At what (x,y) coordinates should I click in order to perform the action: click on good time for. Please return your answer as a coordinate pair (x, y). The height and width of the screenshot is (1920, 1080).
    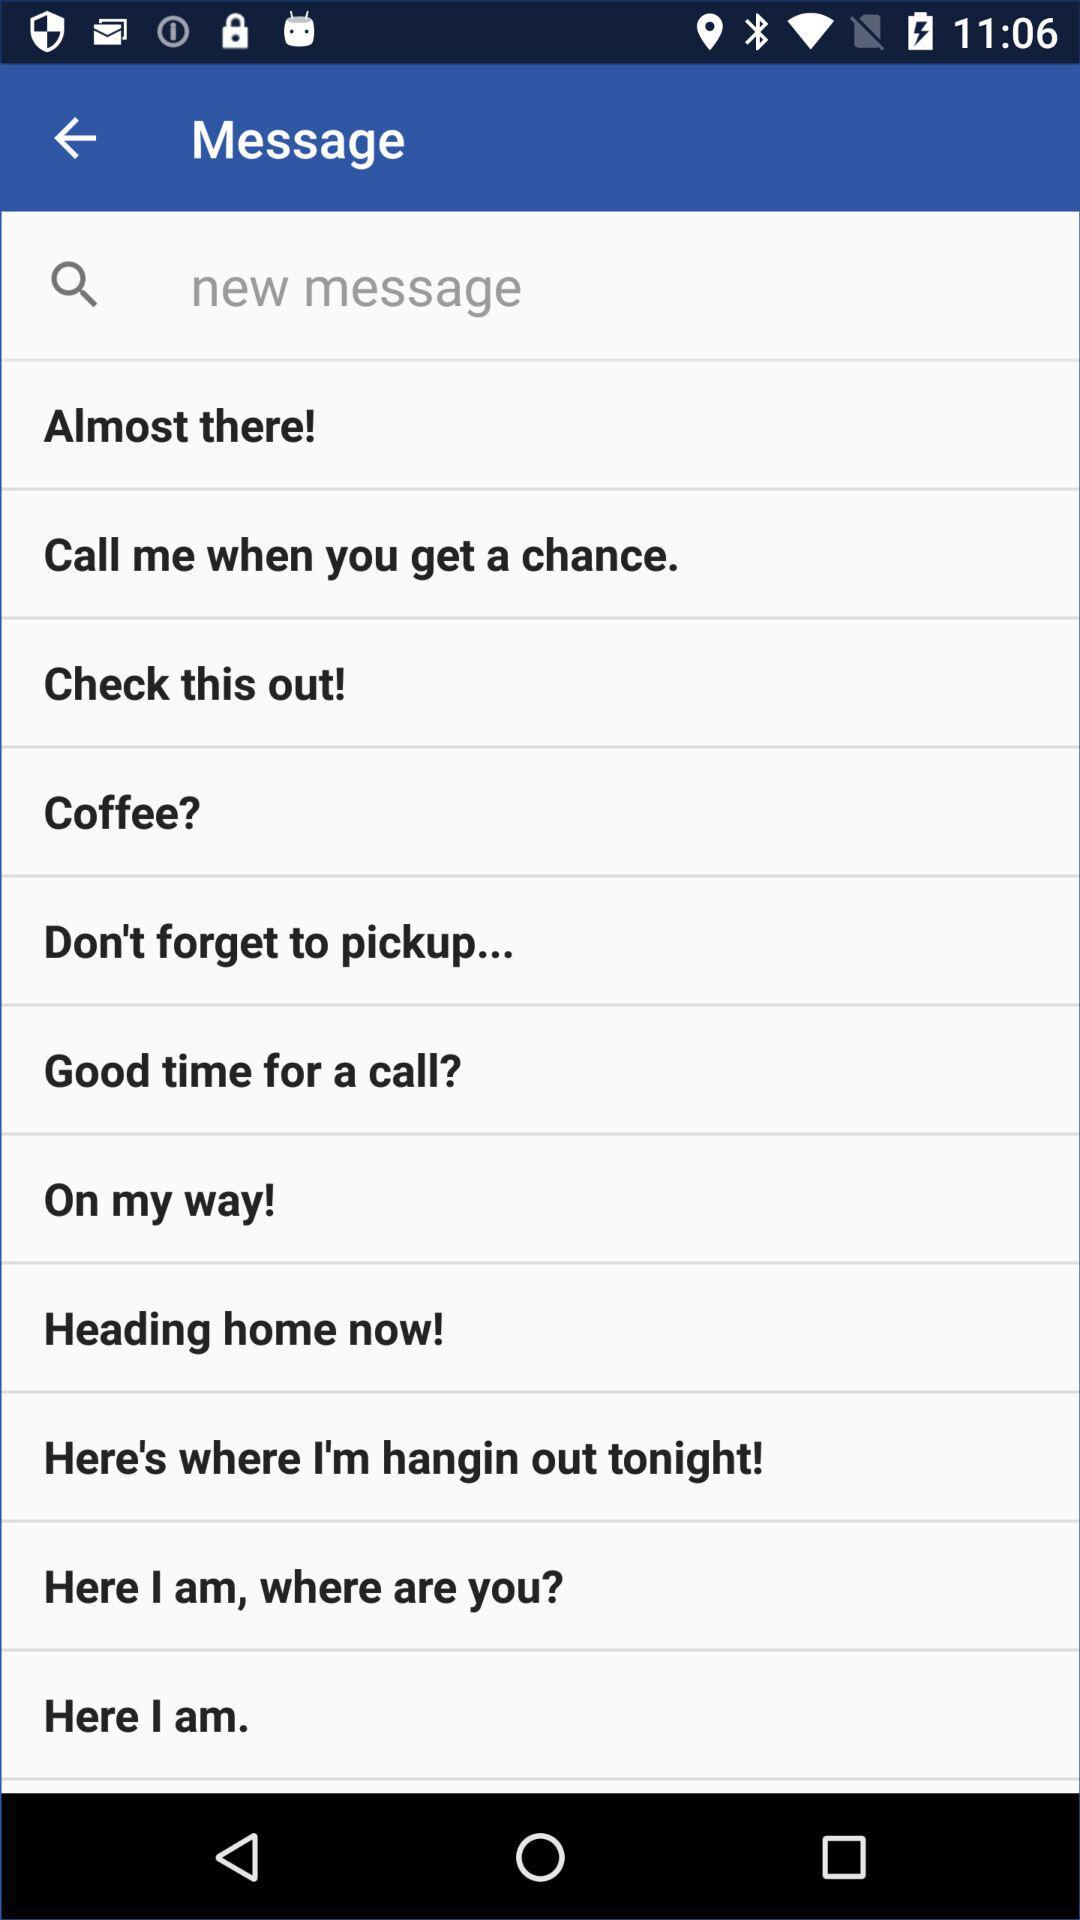
    Looking at the image, I should click on (540, 1068).